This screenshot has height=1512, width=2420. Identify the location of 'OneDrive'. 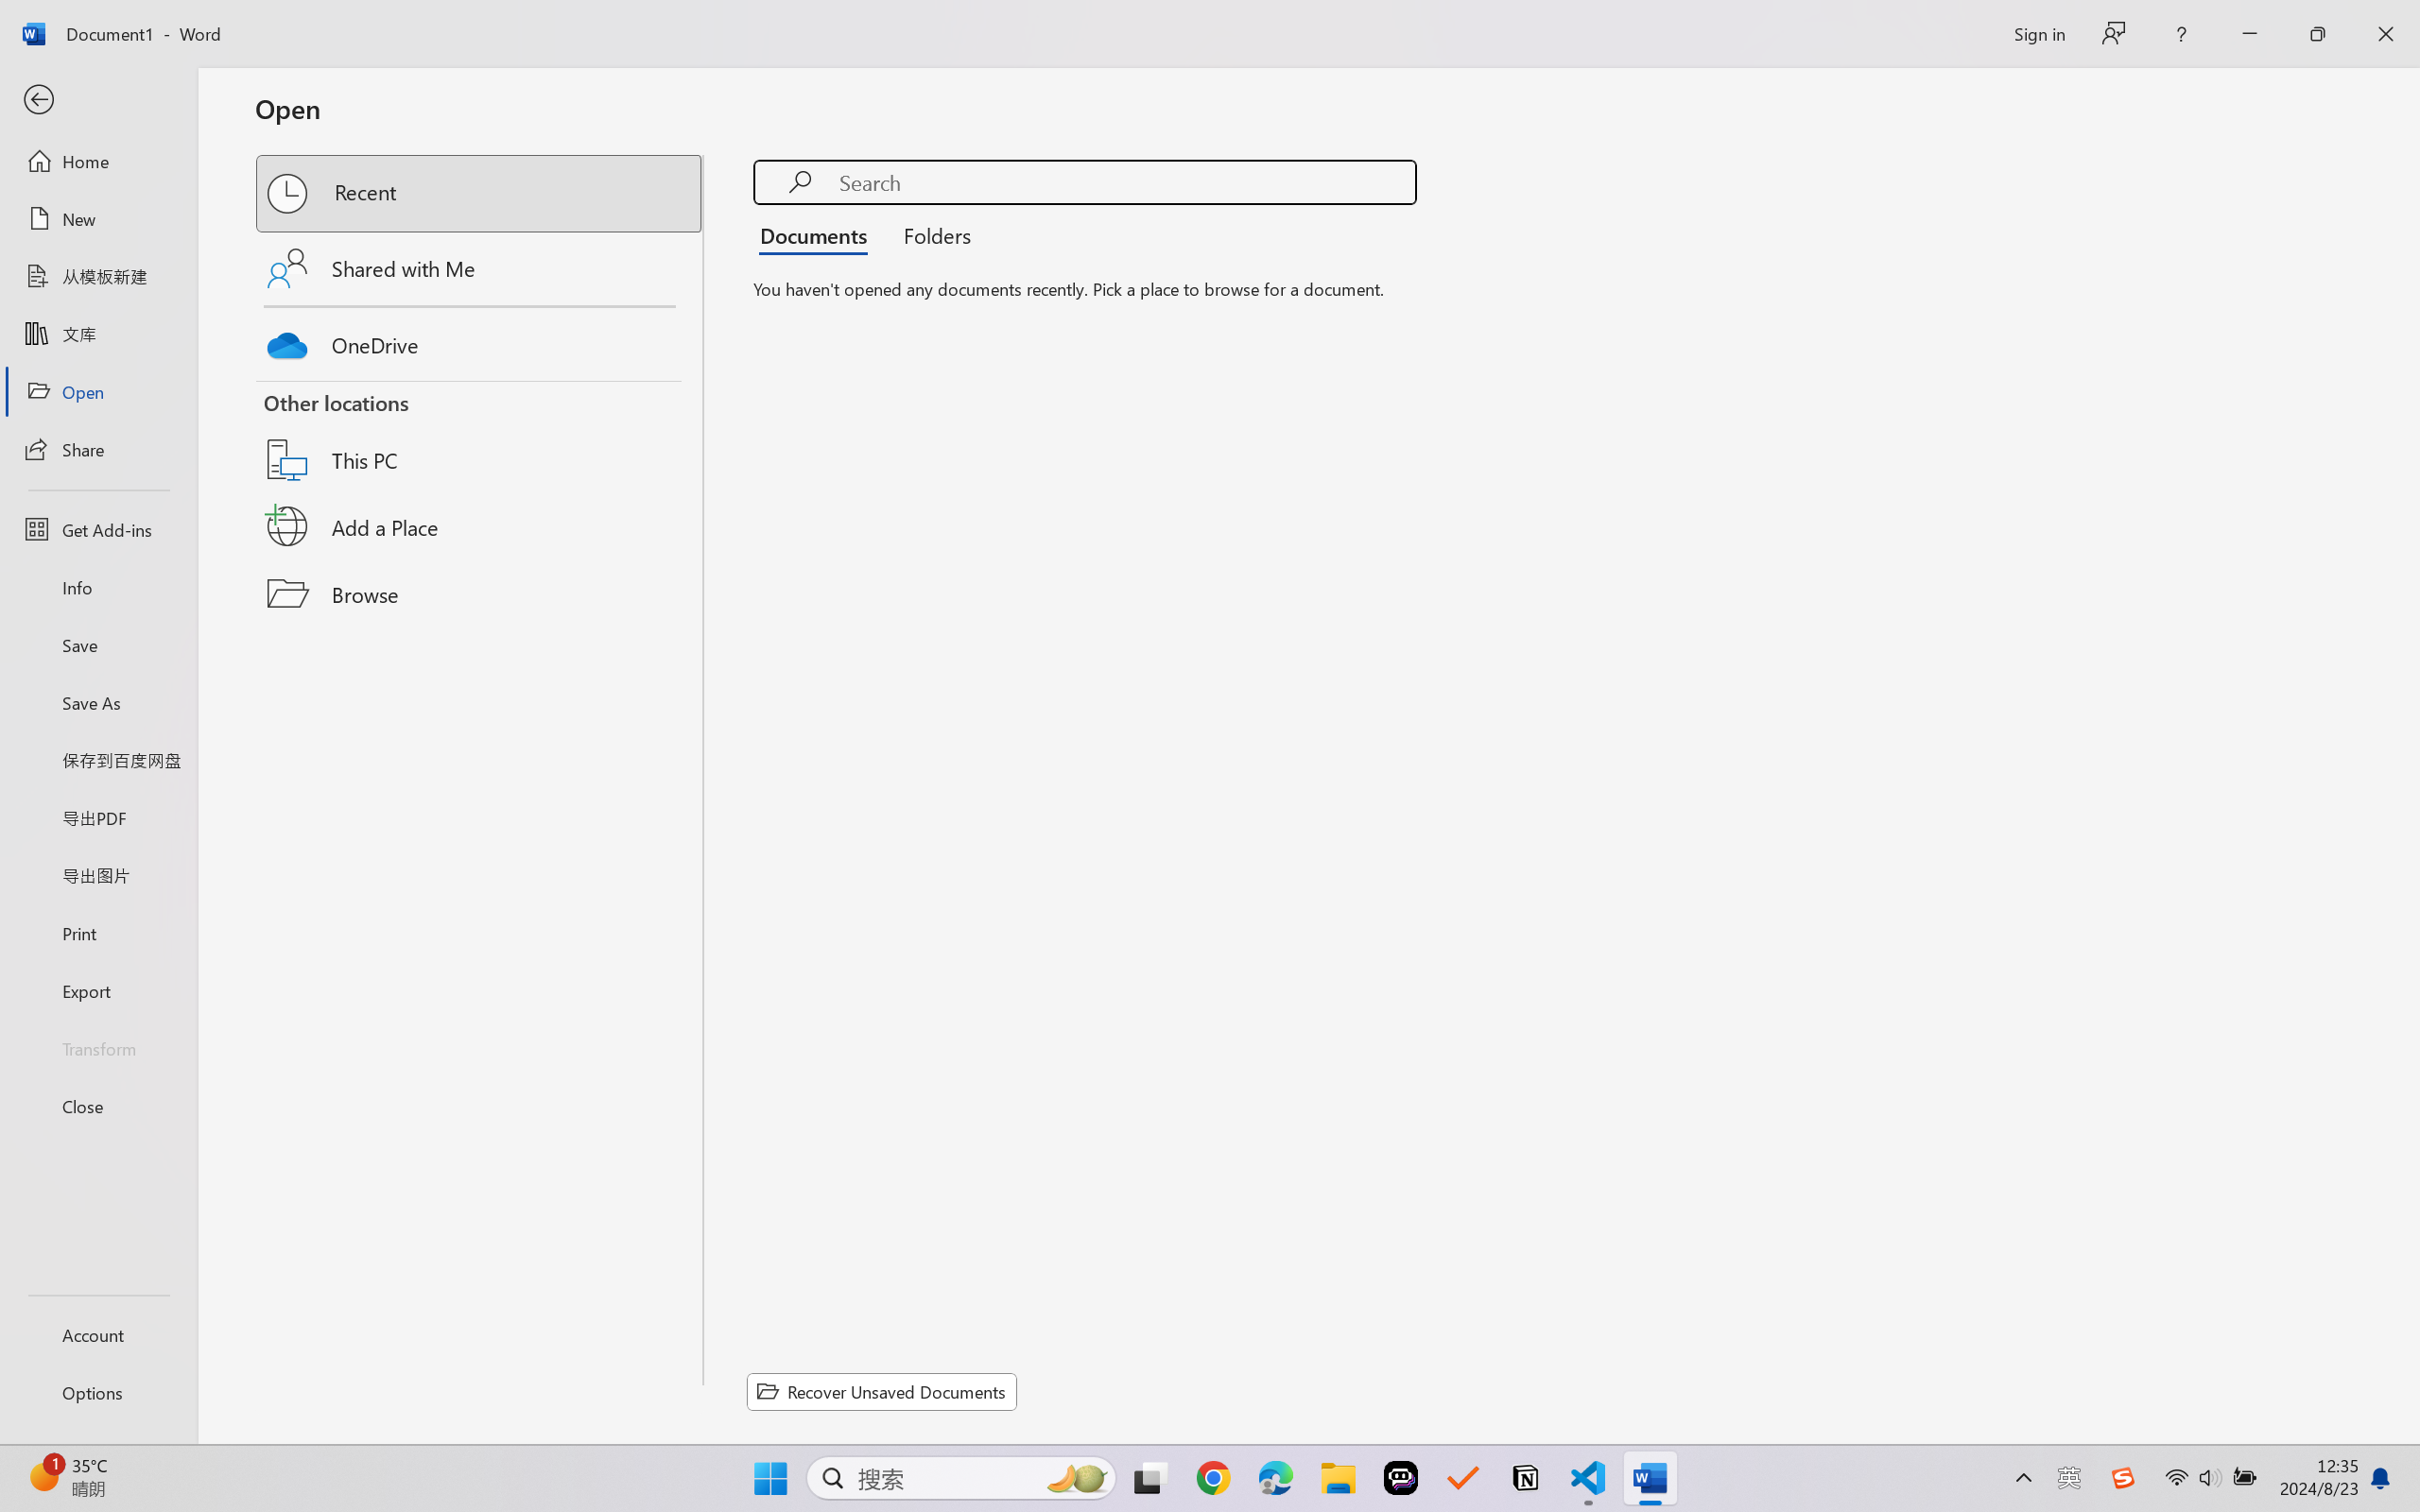
(480, 340).